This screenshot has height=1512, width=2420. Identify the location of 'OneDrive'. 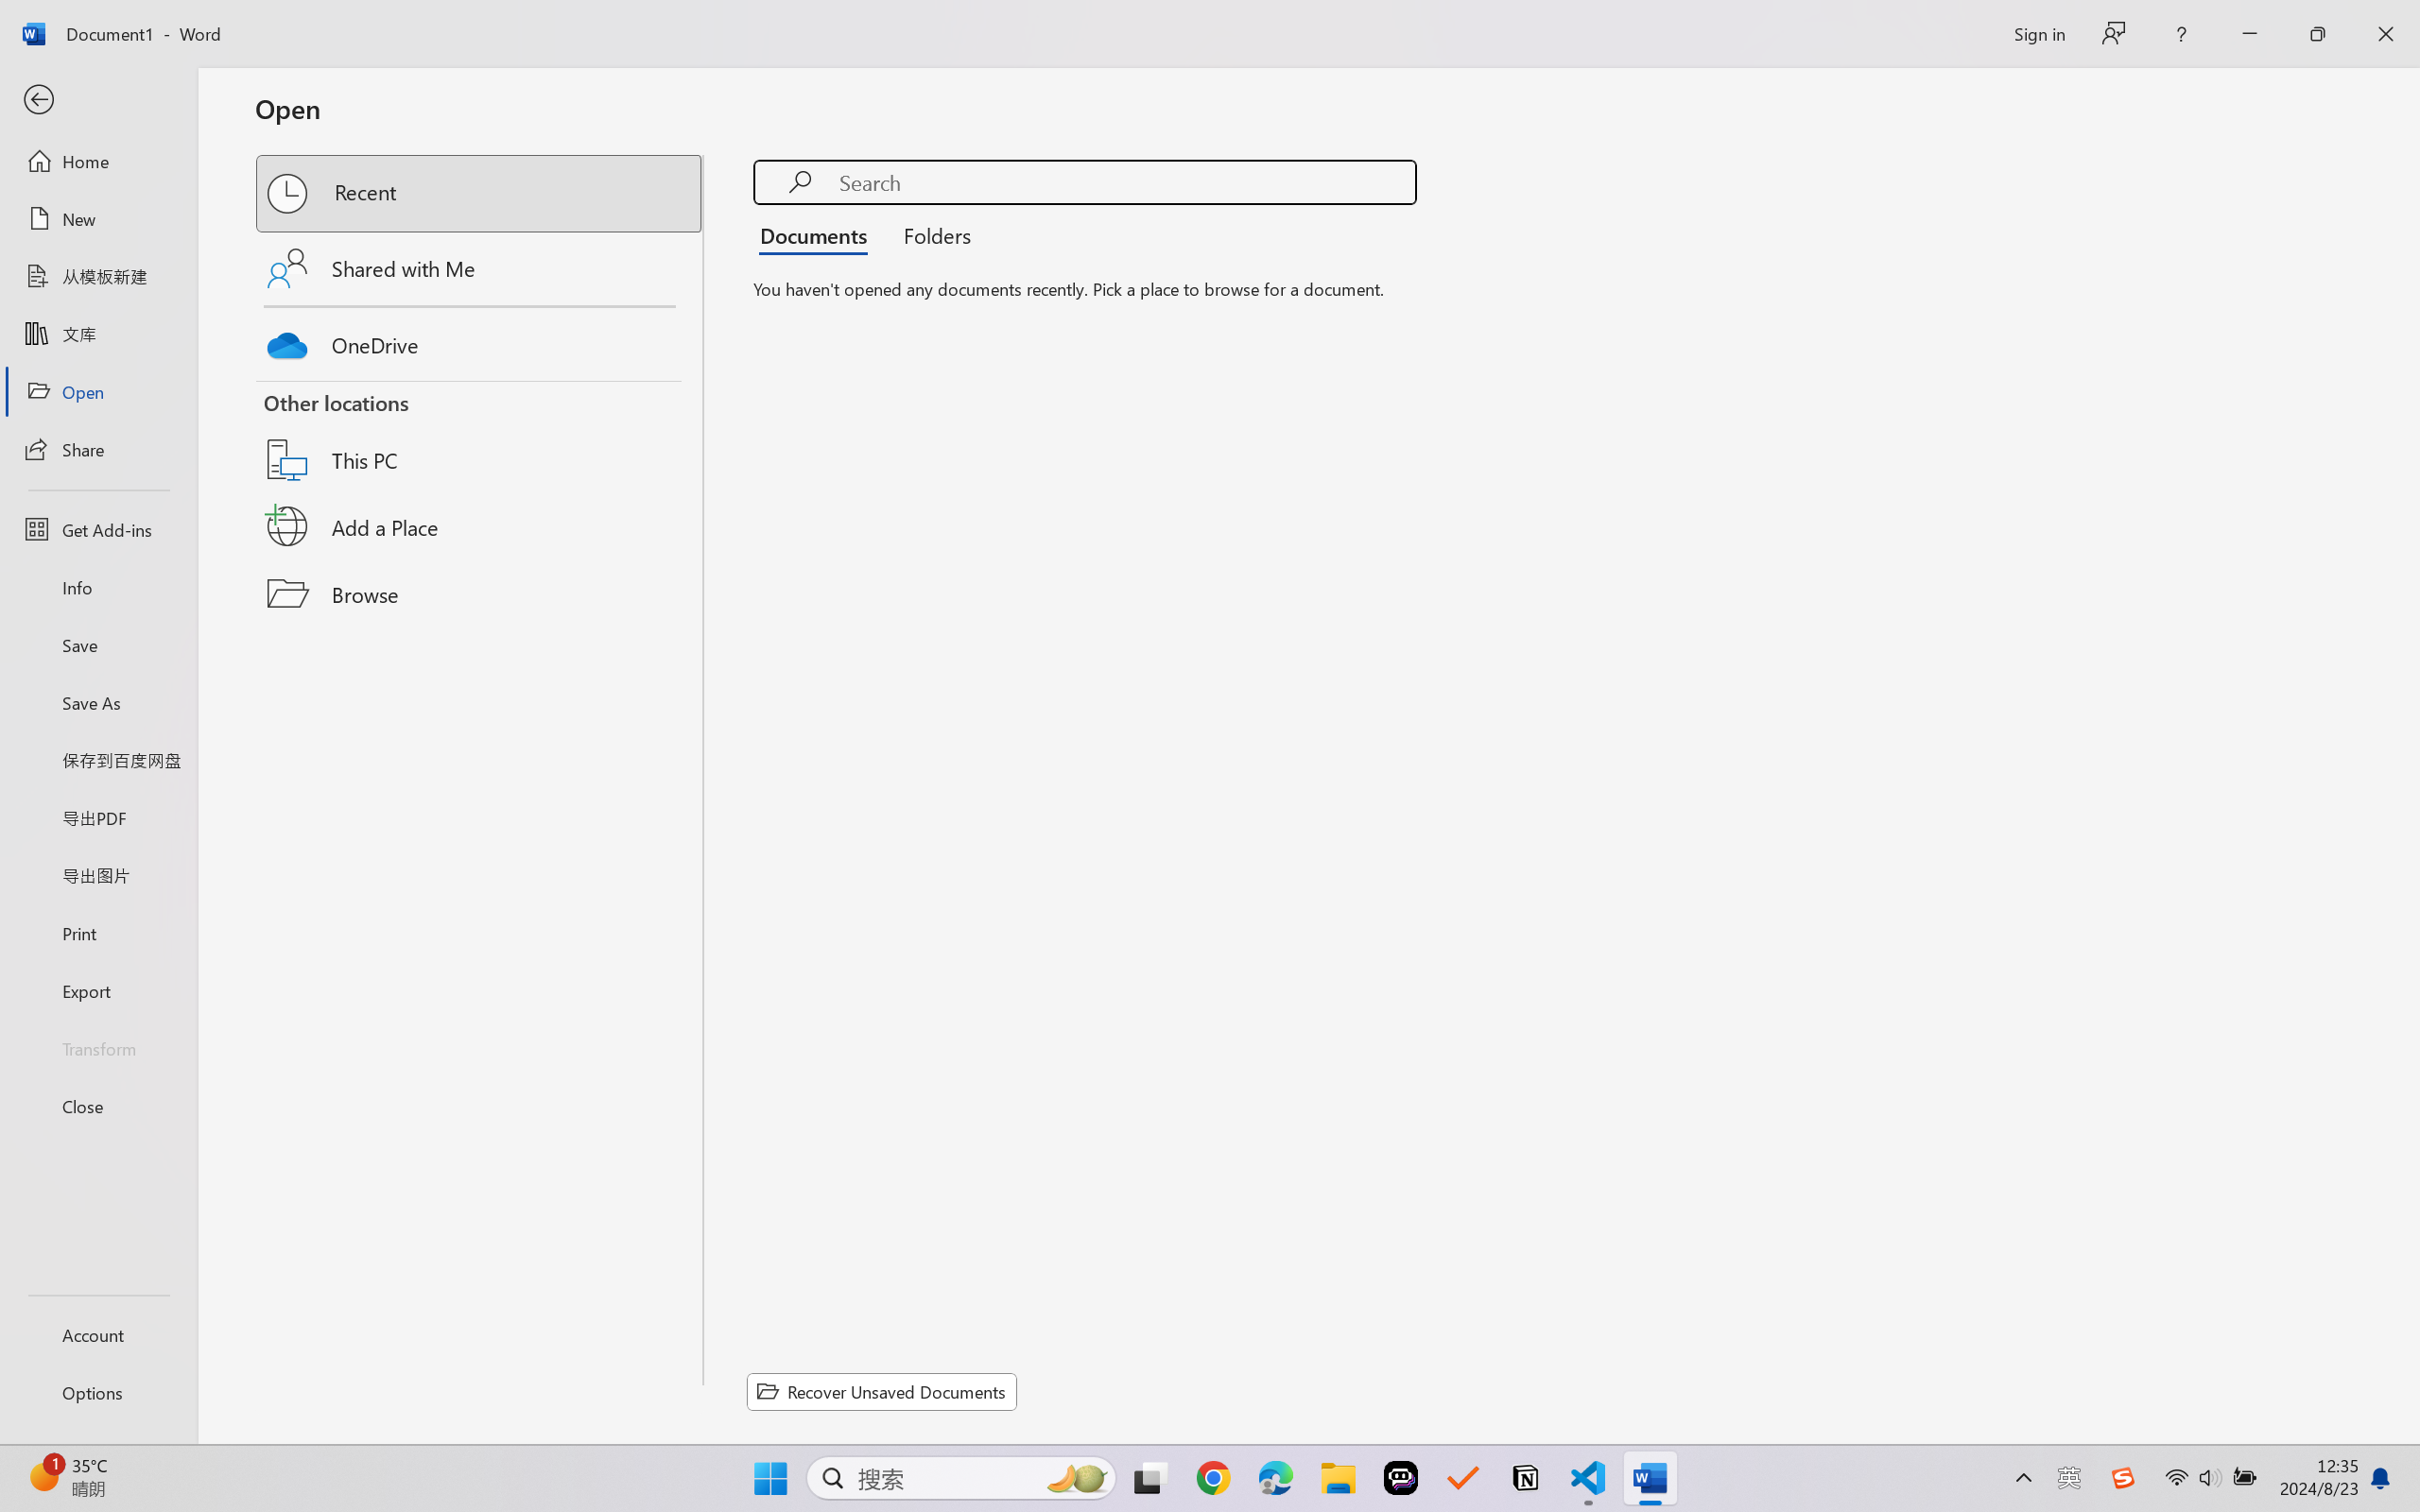
(480, 340).